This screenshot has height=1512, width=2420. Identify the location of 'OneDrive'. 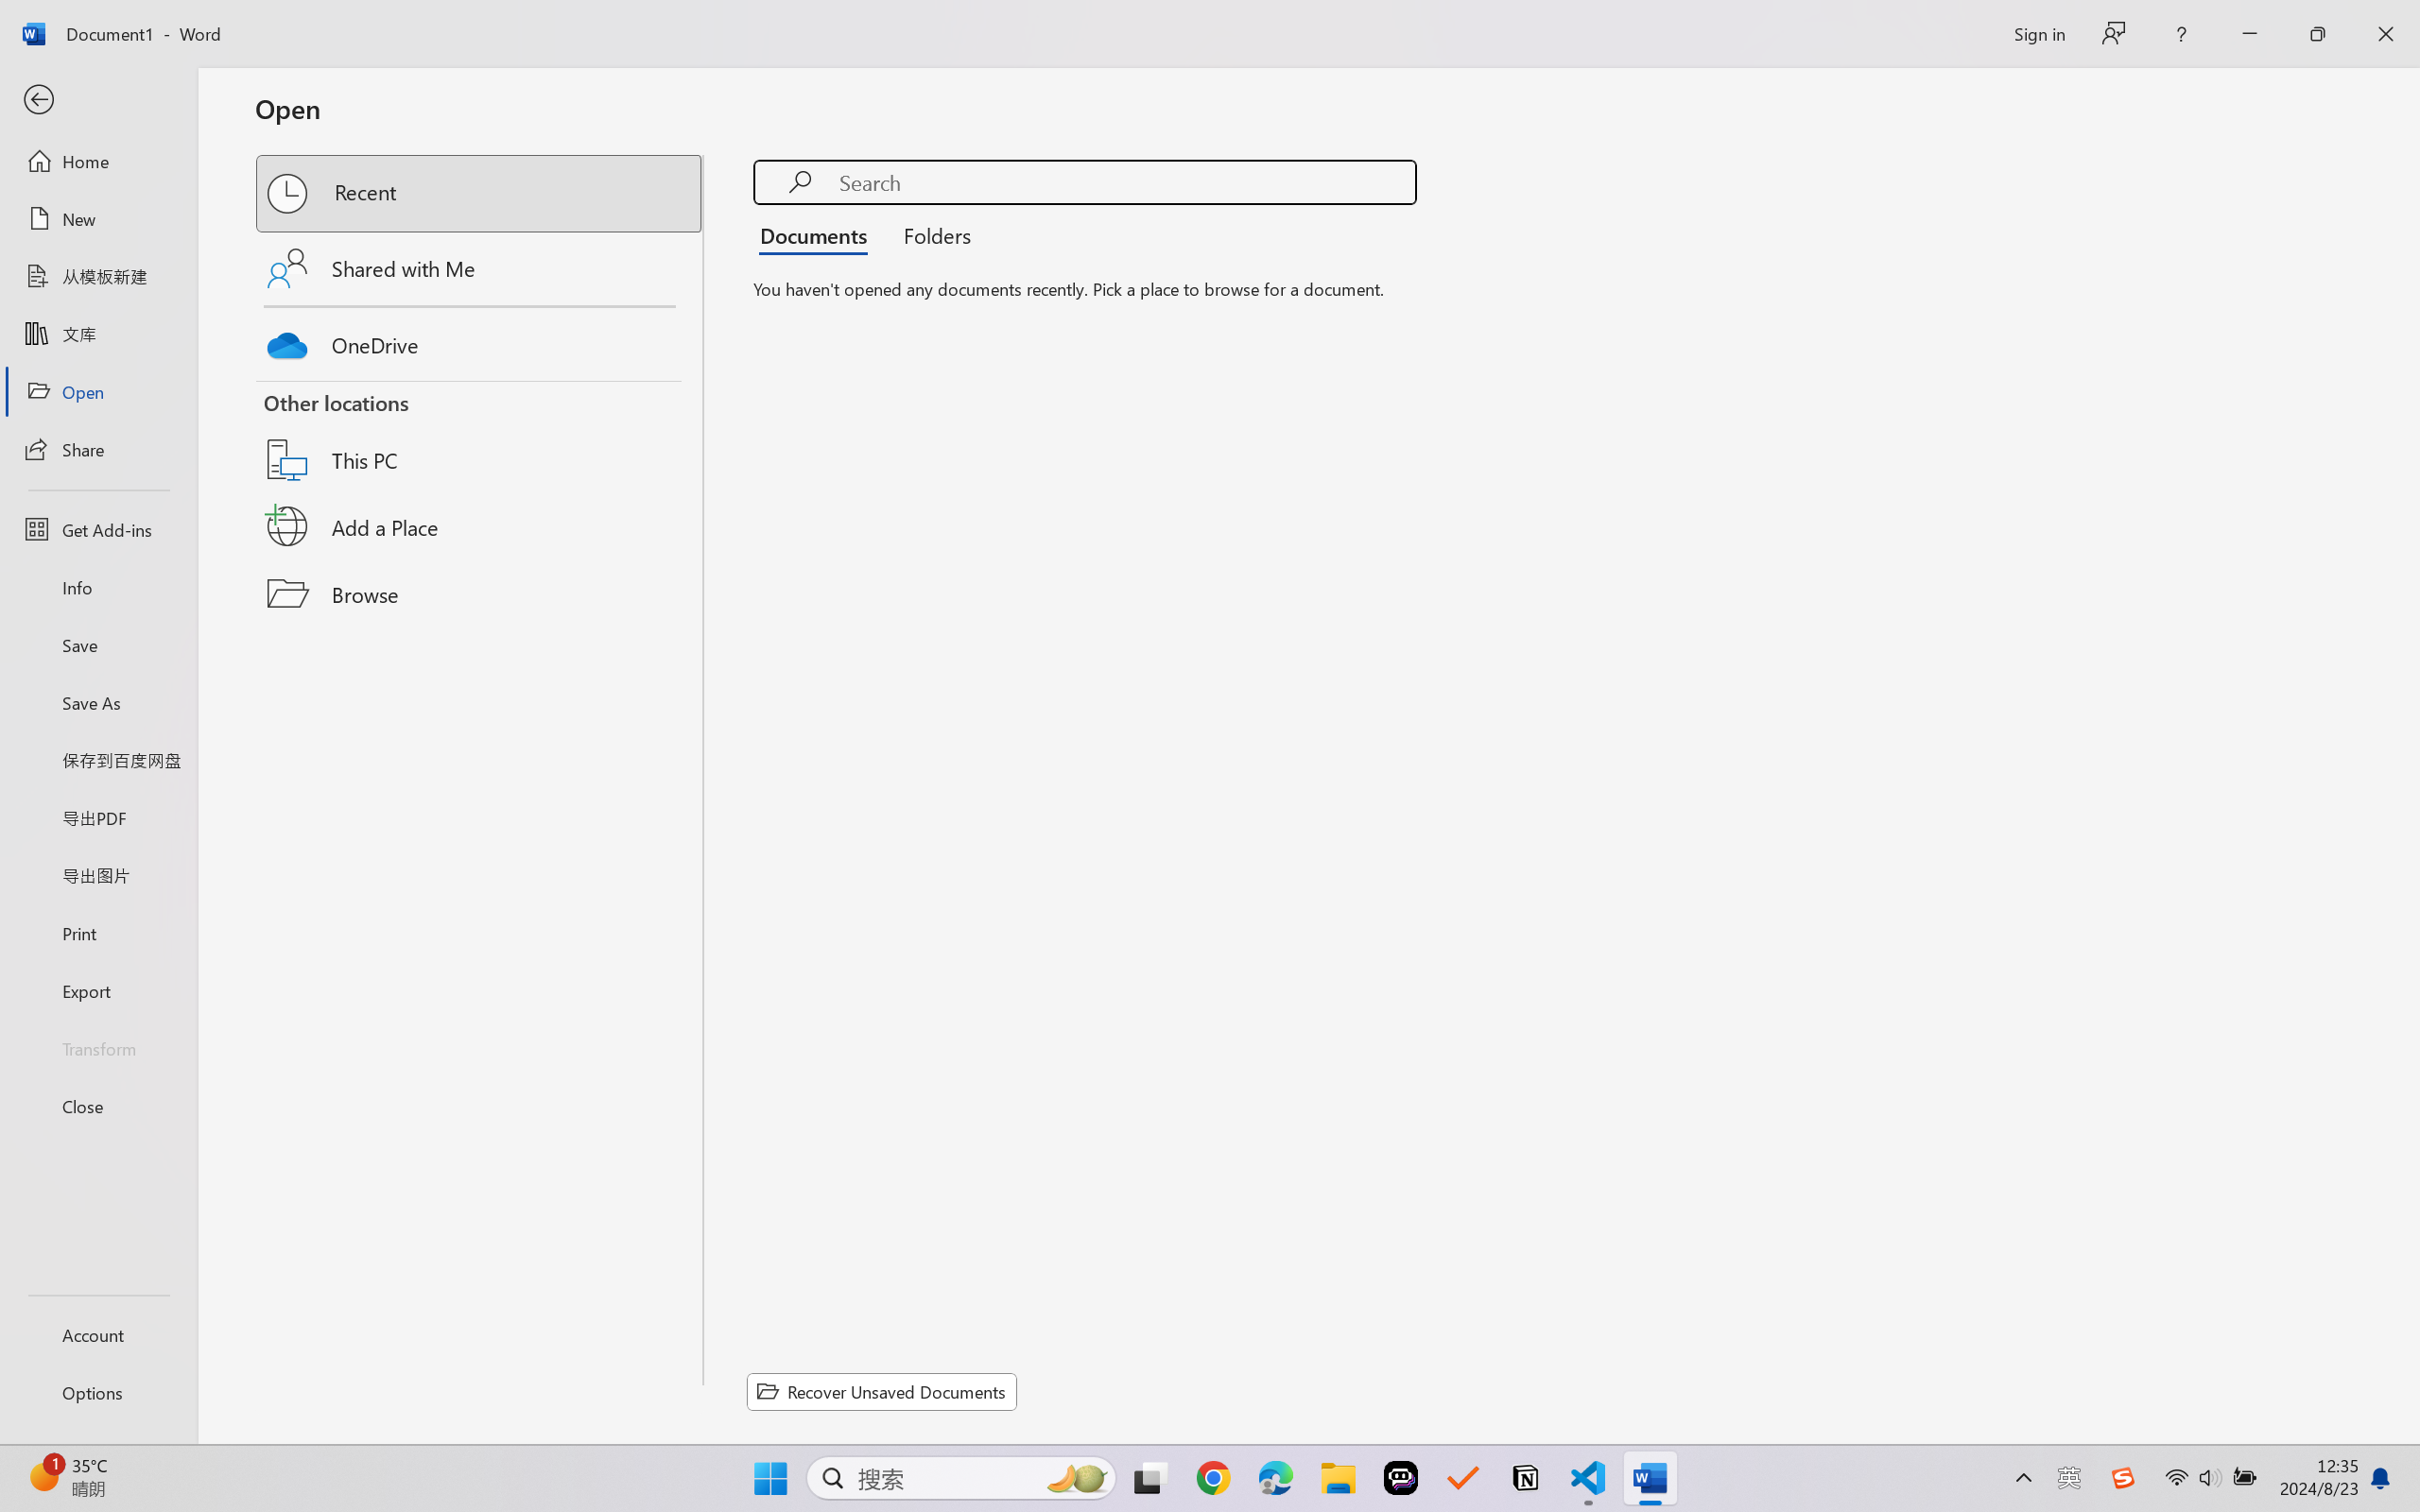
(480, 340).